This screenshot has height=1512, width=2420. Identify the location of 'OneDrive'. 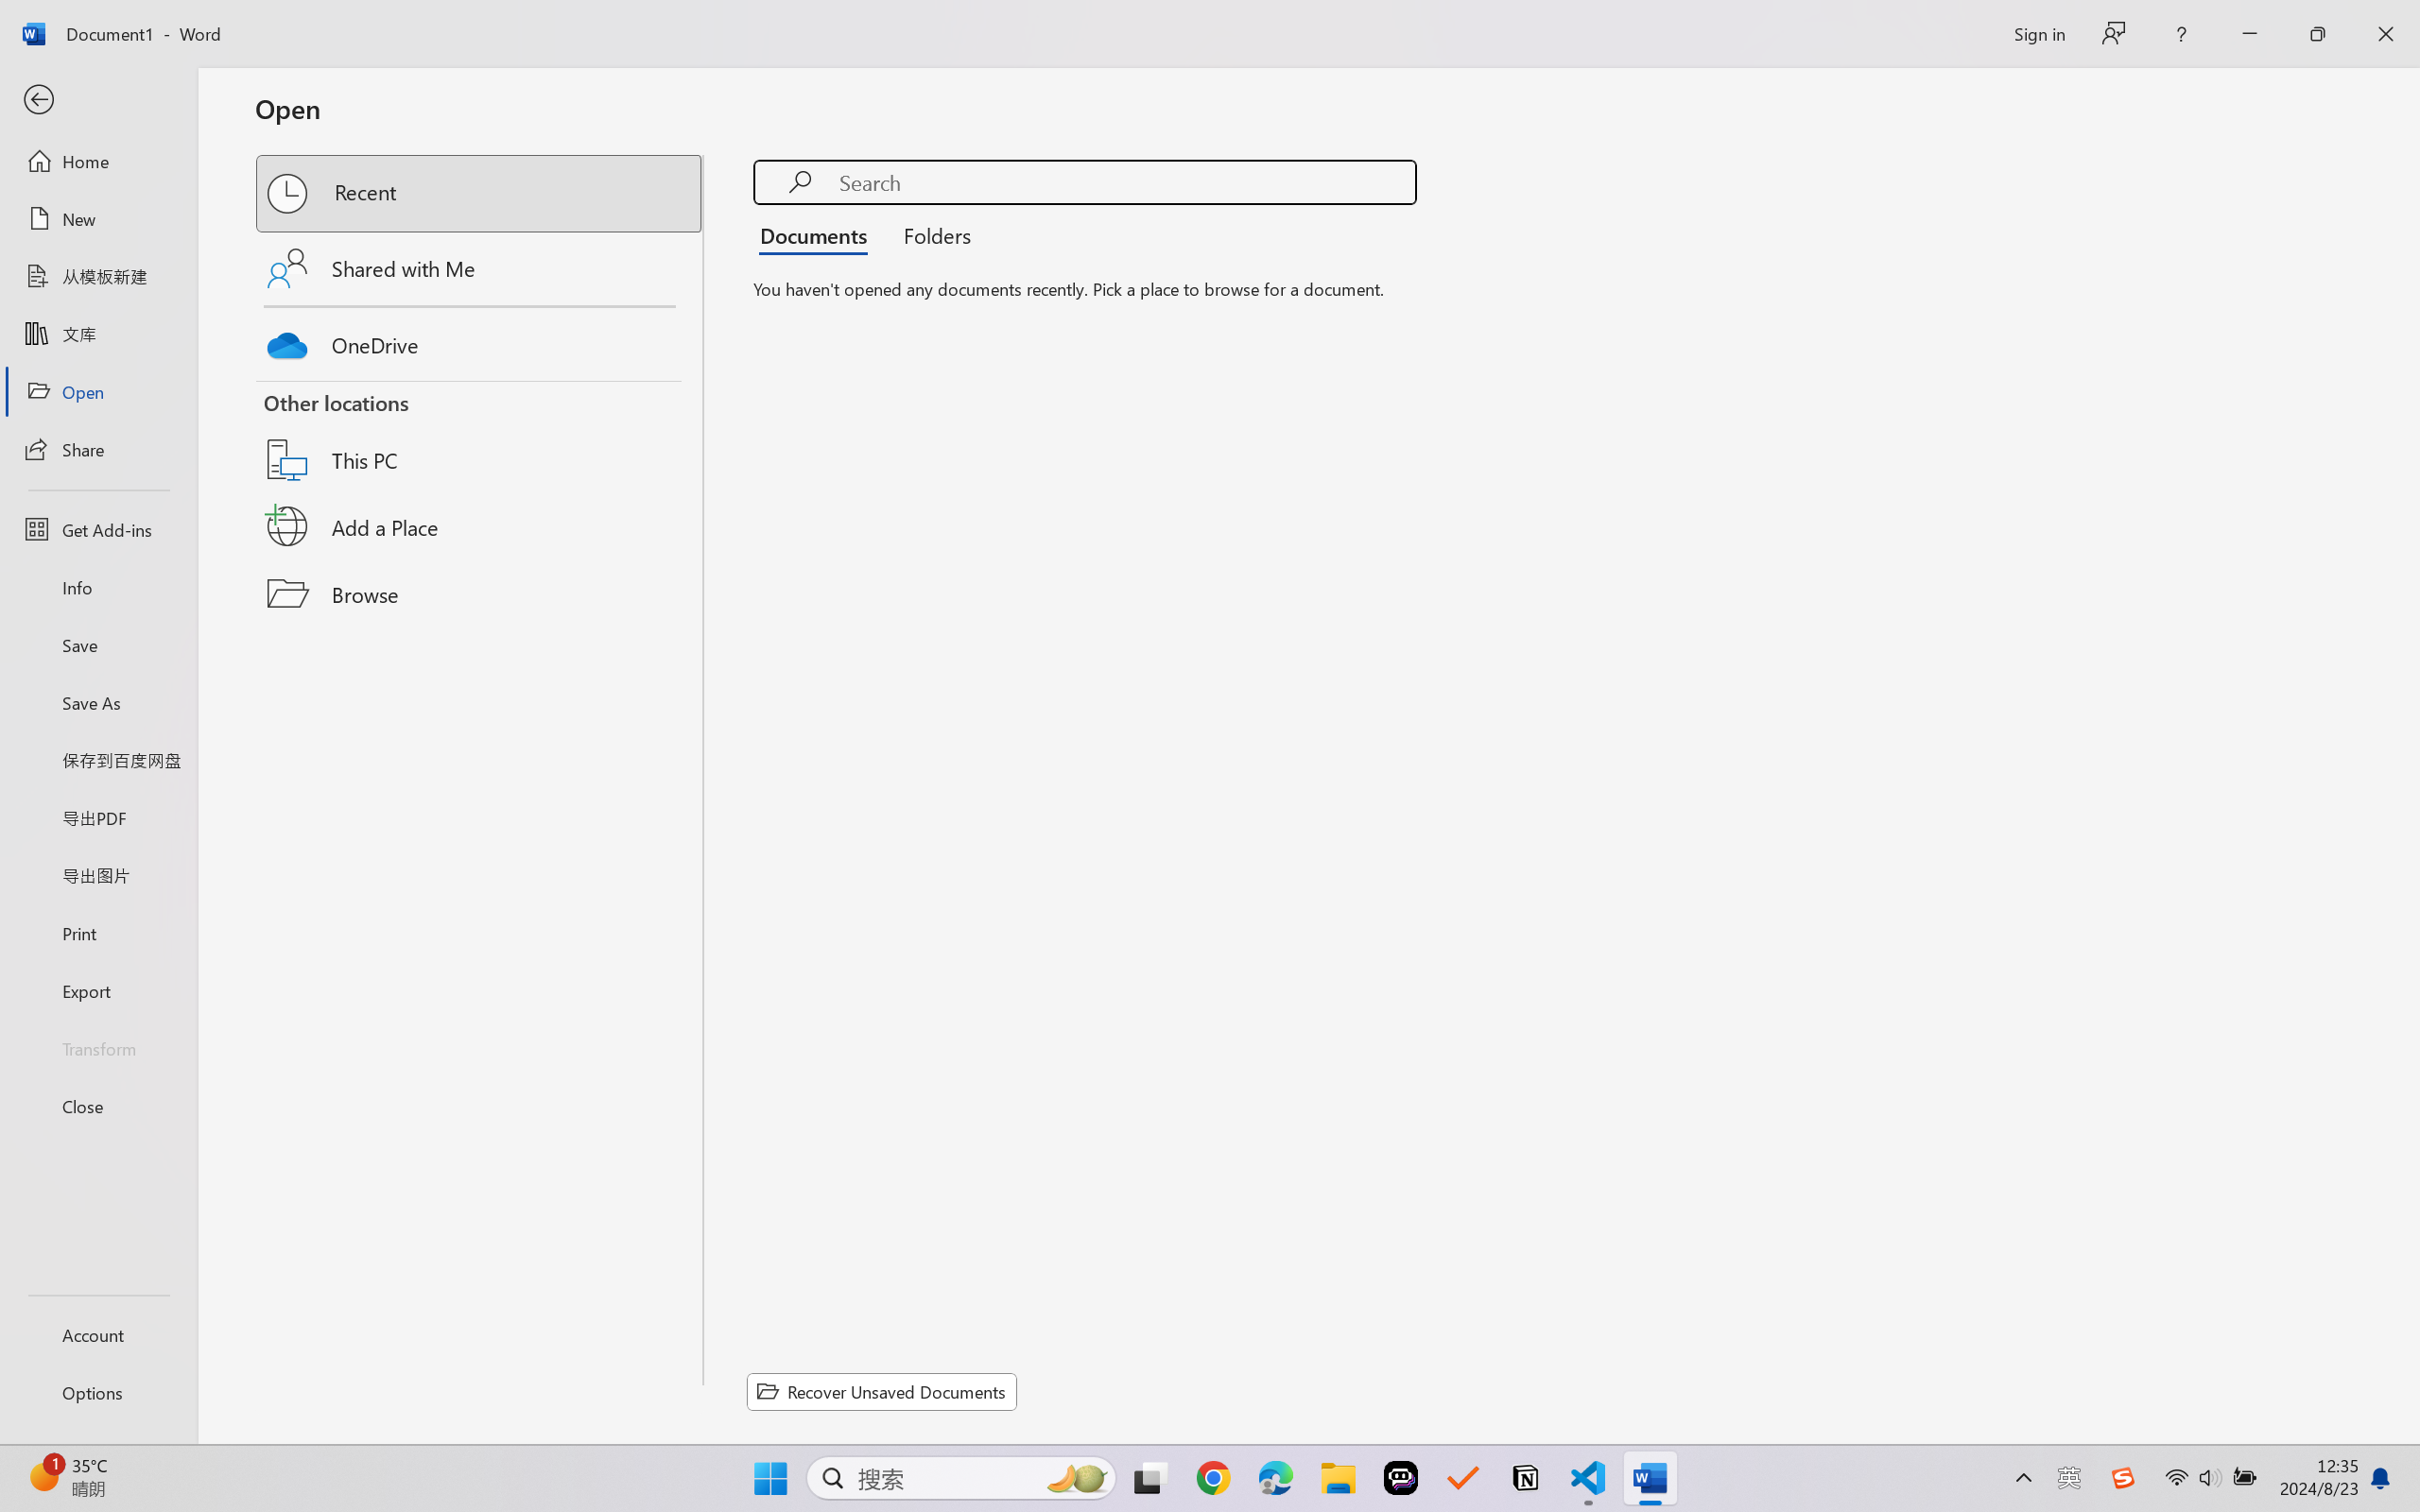
(480, 340).